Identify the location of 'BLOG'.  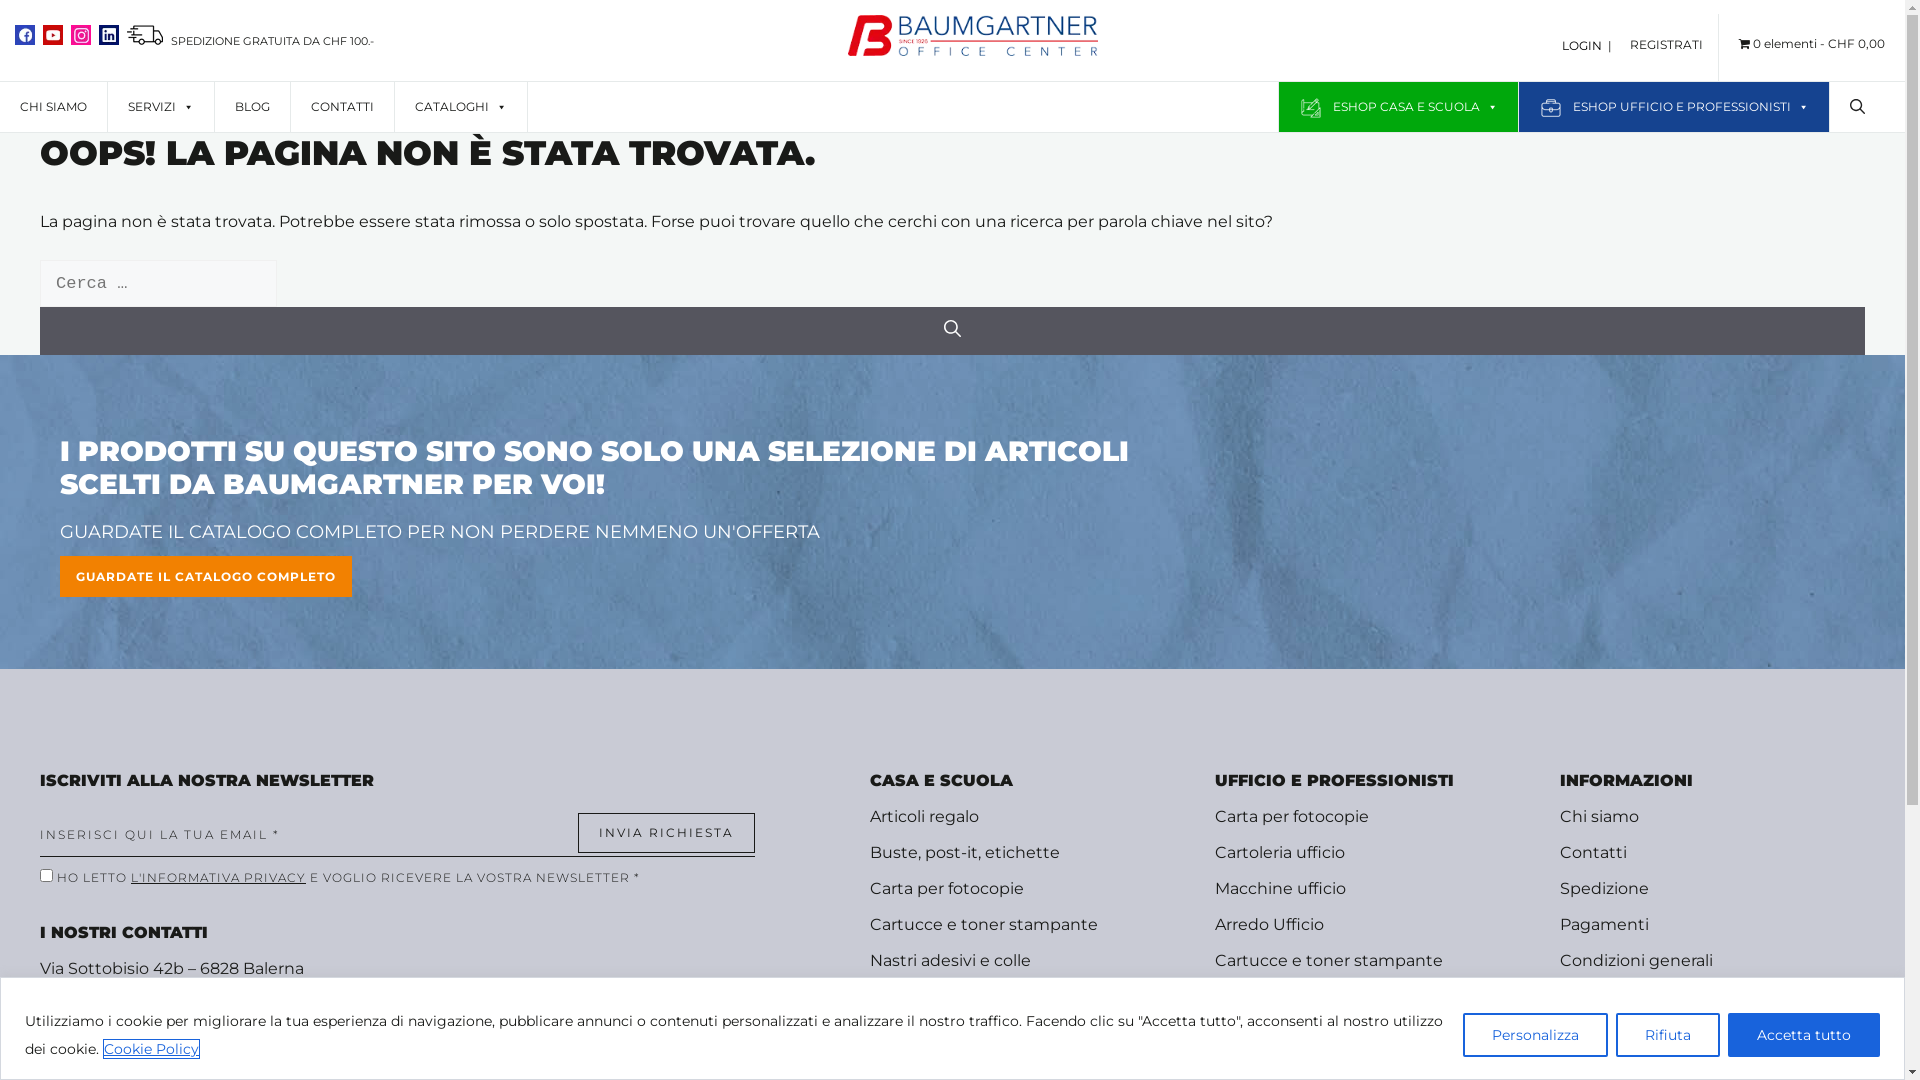
(251, 107).